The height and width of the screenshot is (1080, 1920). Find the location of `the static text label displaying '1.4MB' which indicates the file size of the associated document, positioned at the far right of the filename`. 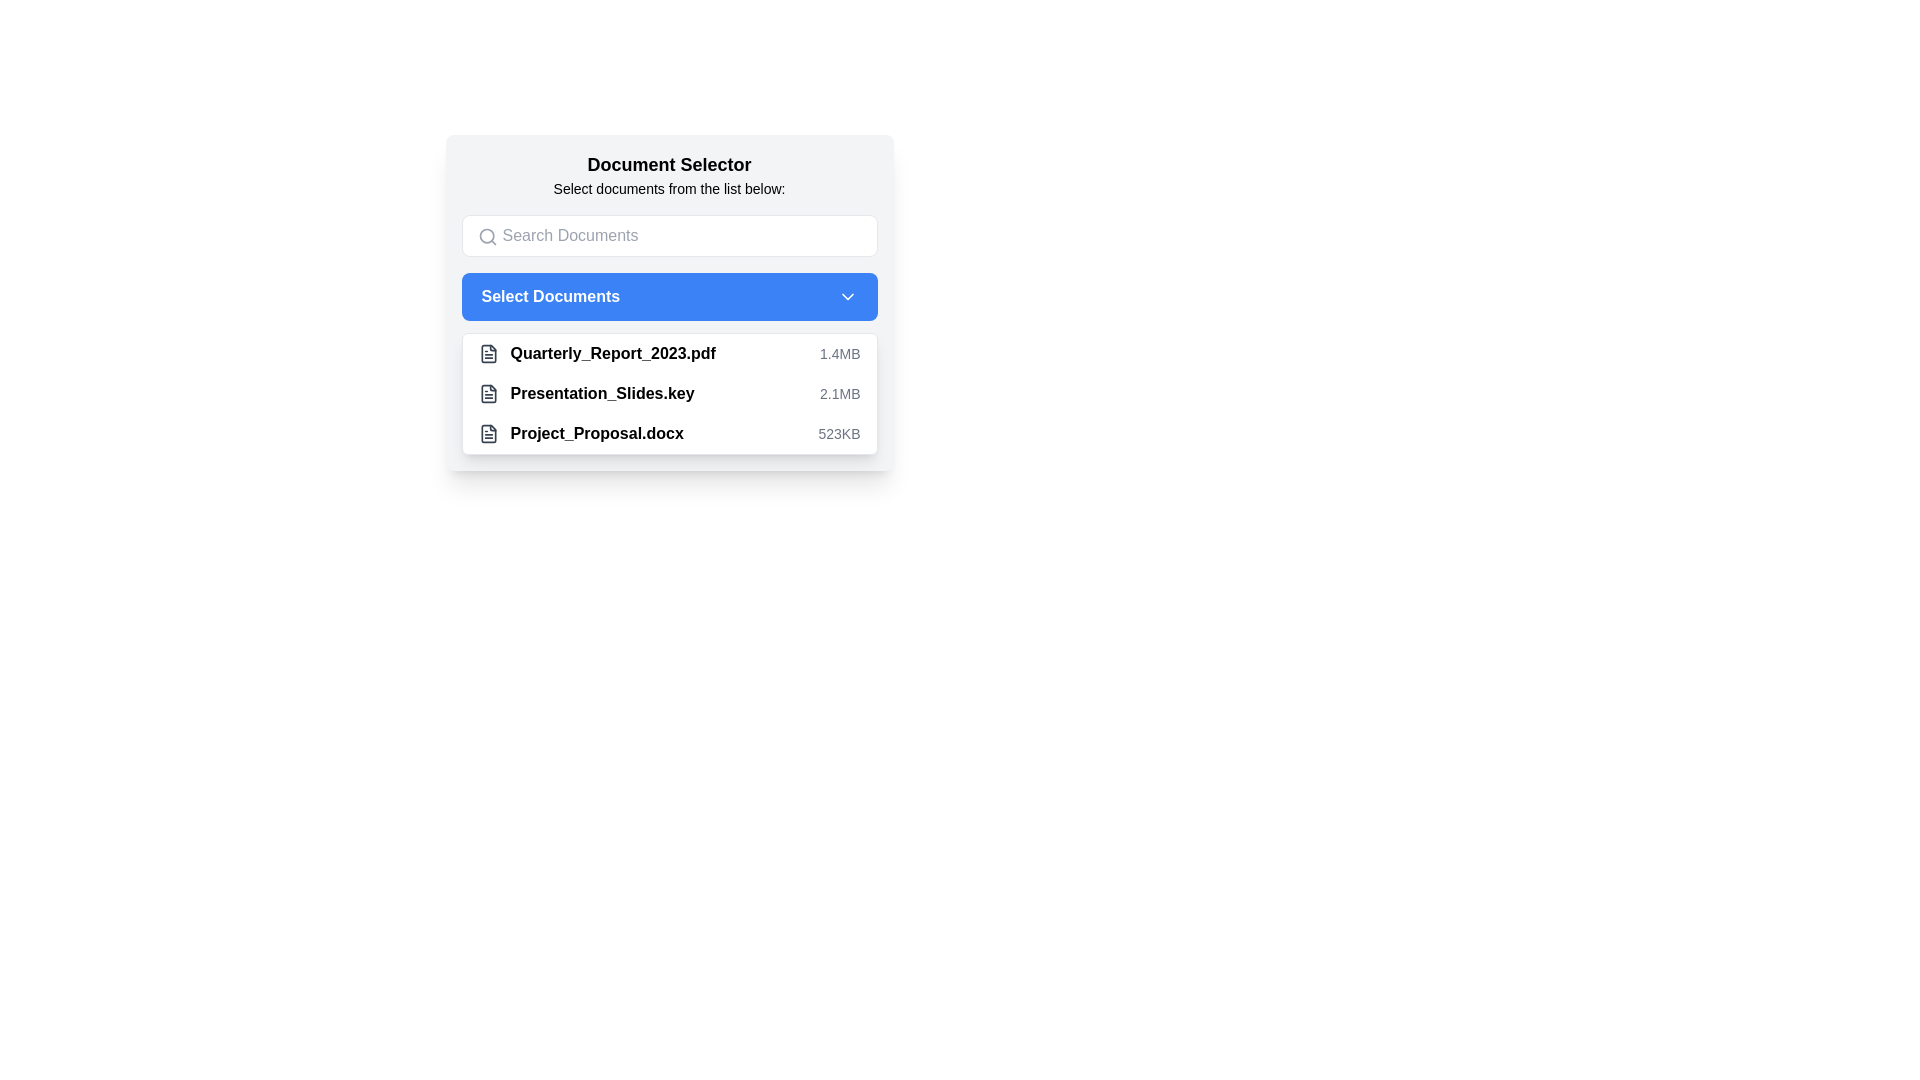

the static text label displaying '1.4MB' which indicates the file size of the associated document, positioned at the far right of the filename is located at coordinates (840, 353).